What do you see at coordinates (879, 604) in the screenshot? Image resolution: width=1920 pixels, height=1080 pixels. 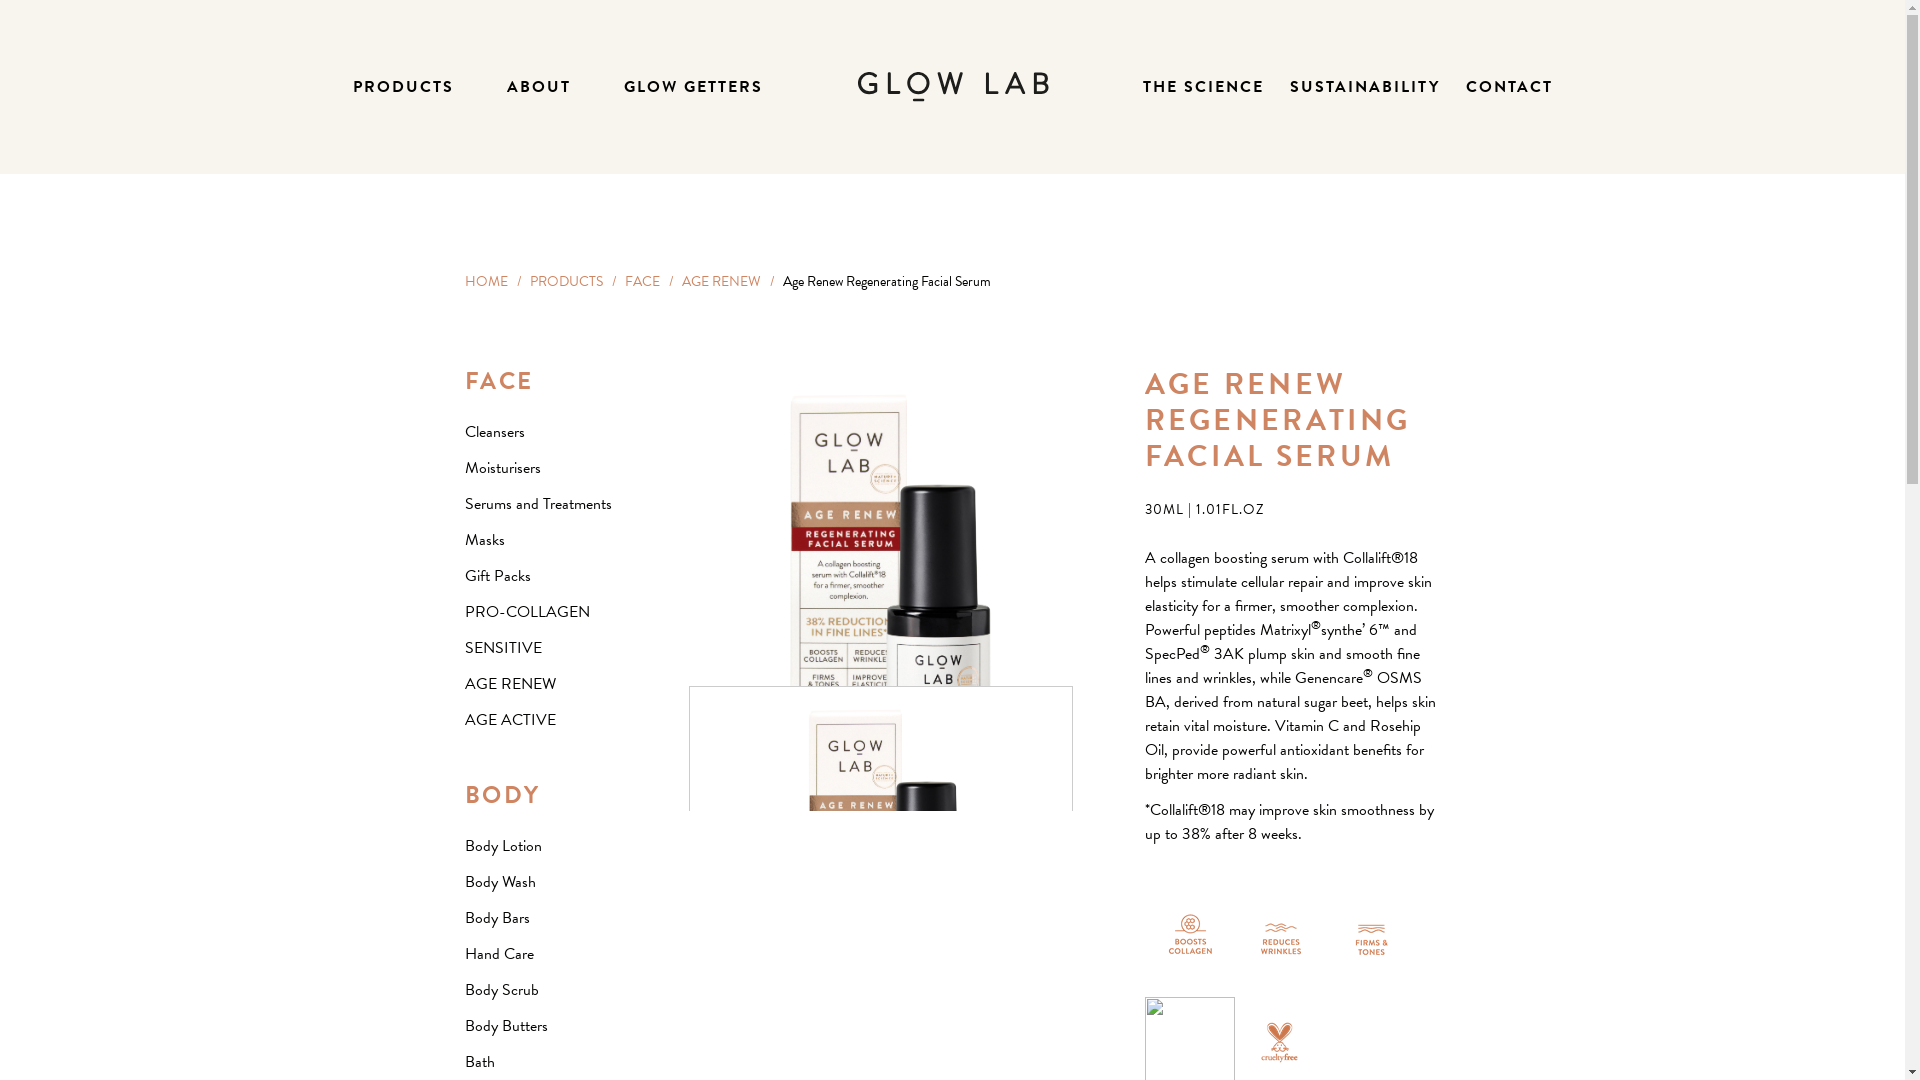 I see `'Age Renew Regenerating Facial Serum'` at bounding box center [879, 604].